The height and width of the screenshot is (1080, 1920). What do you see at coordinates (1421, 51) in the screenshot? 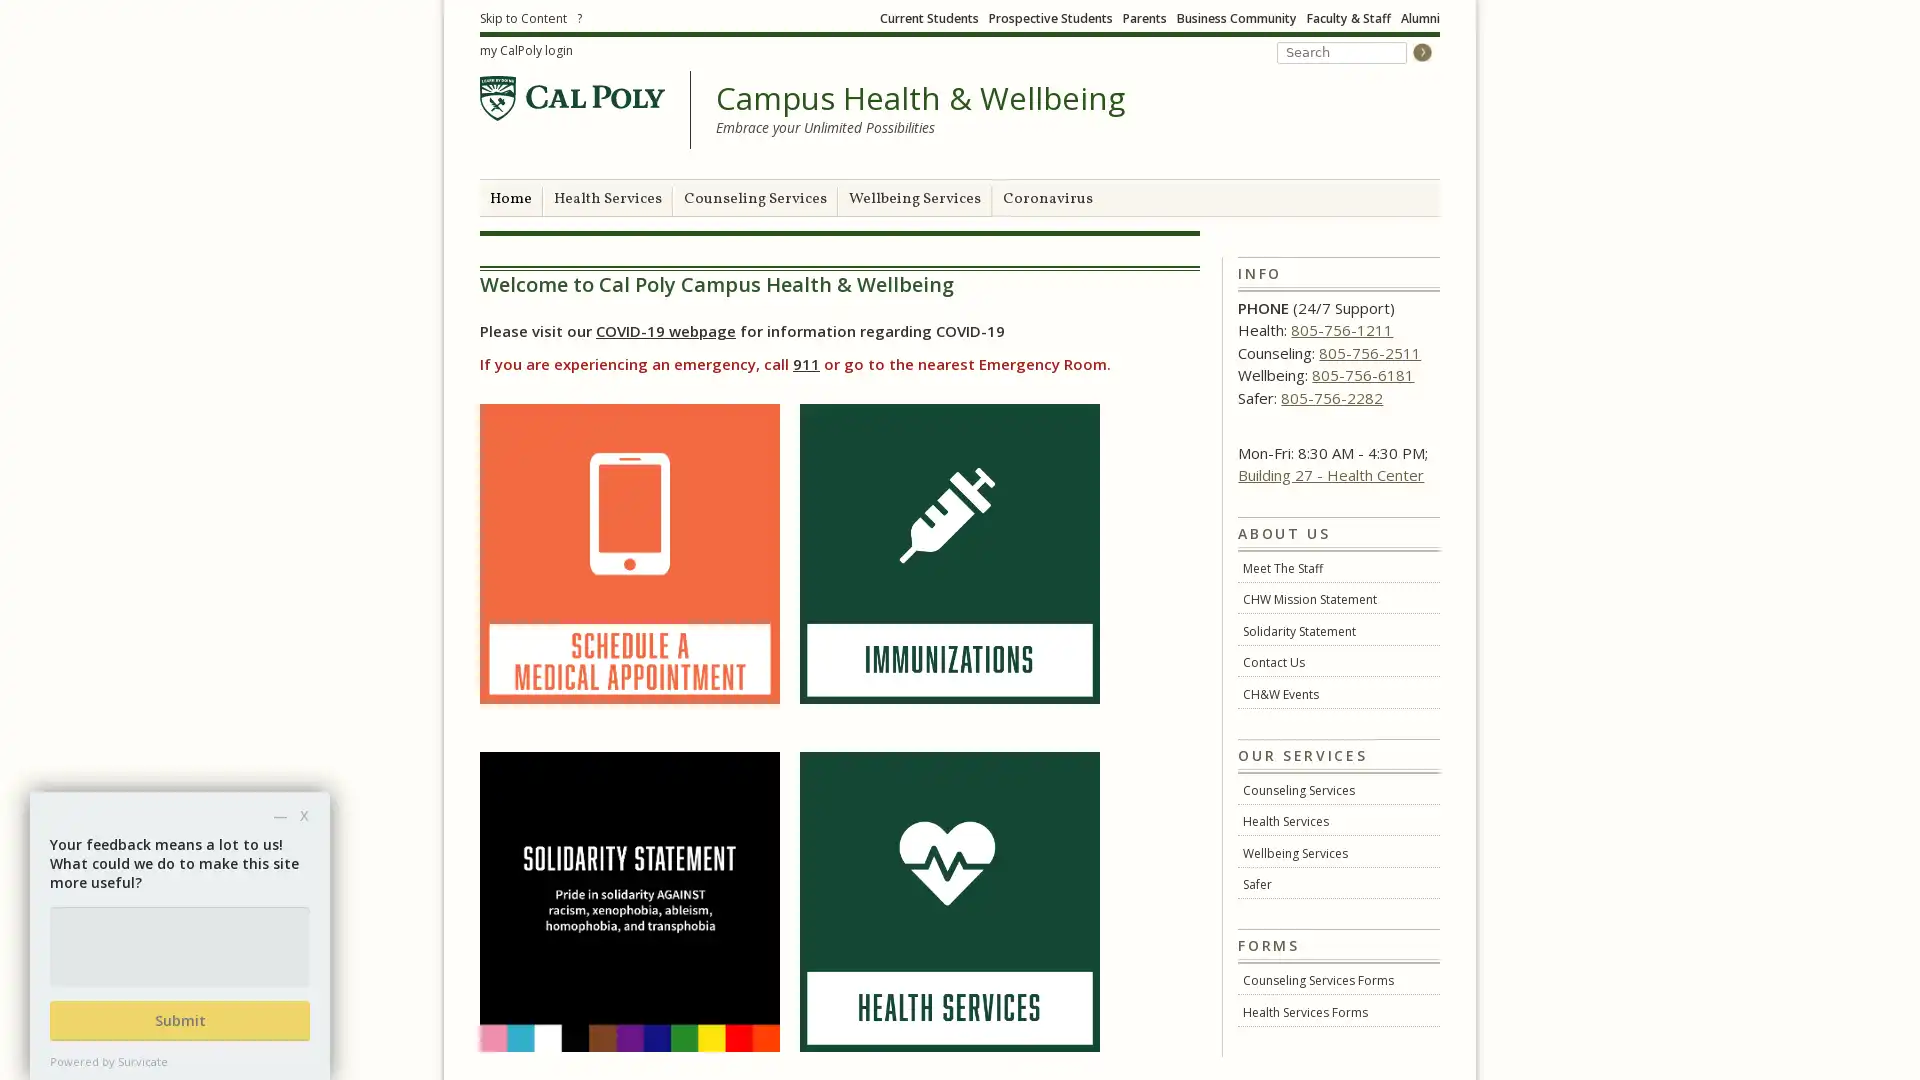
I see `Go` at bounding box center [1421, 51].